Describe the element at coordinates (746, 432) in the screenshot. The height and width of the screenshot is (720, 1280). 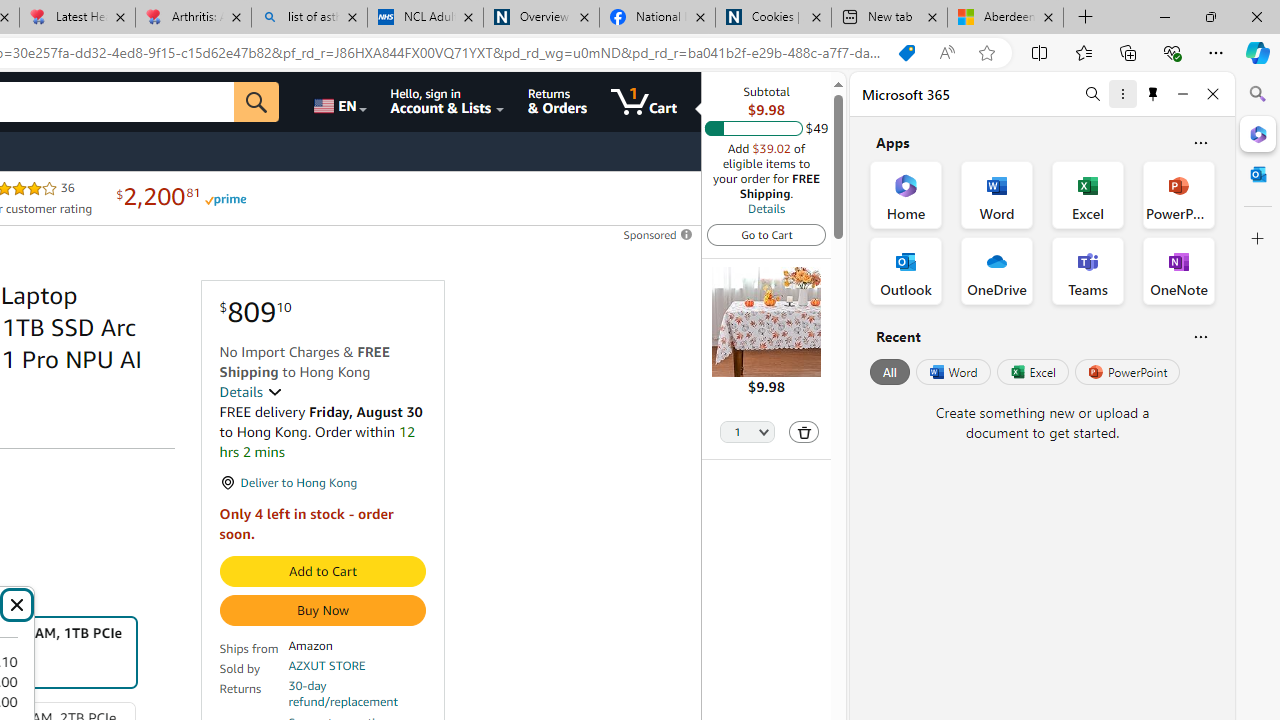
I see `'Quantity Selector'` at that location.